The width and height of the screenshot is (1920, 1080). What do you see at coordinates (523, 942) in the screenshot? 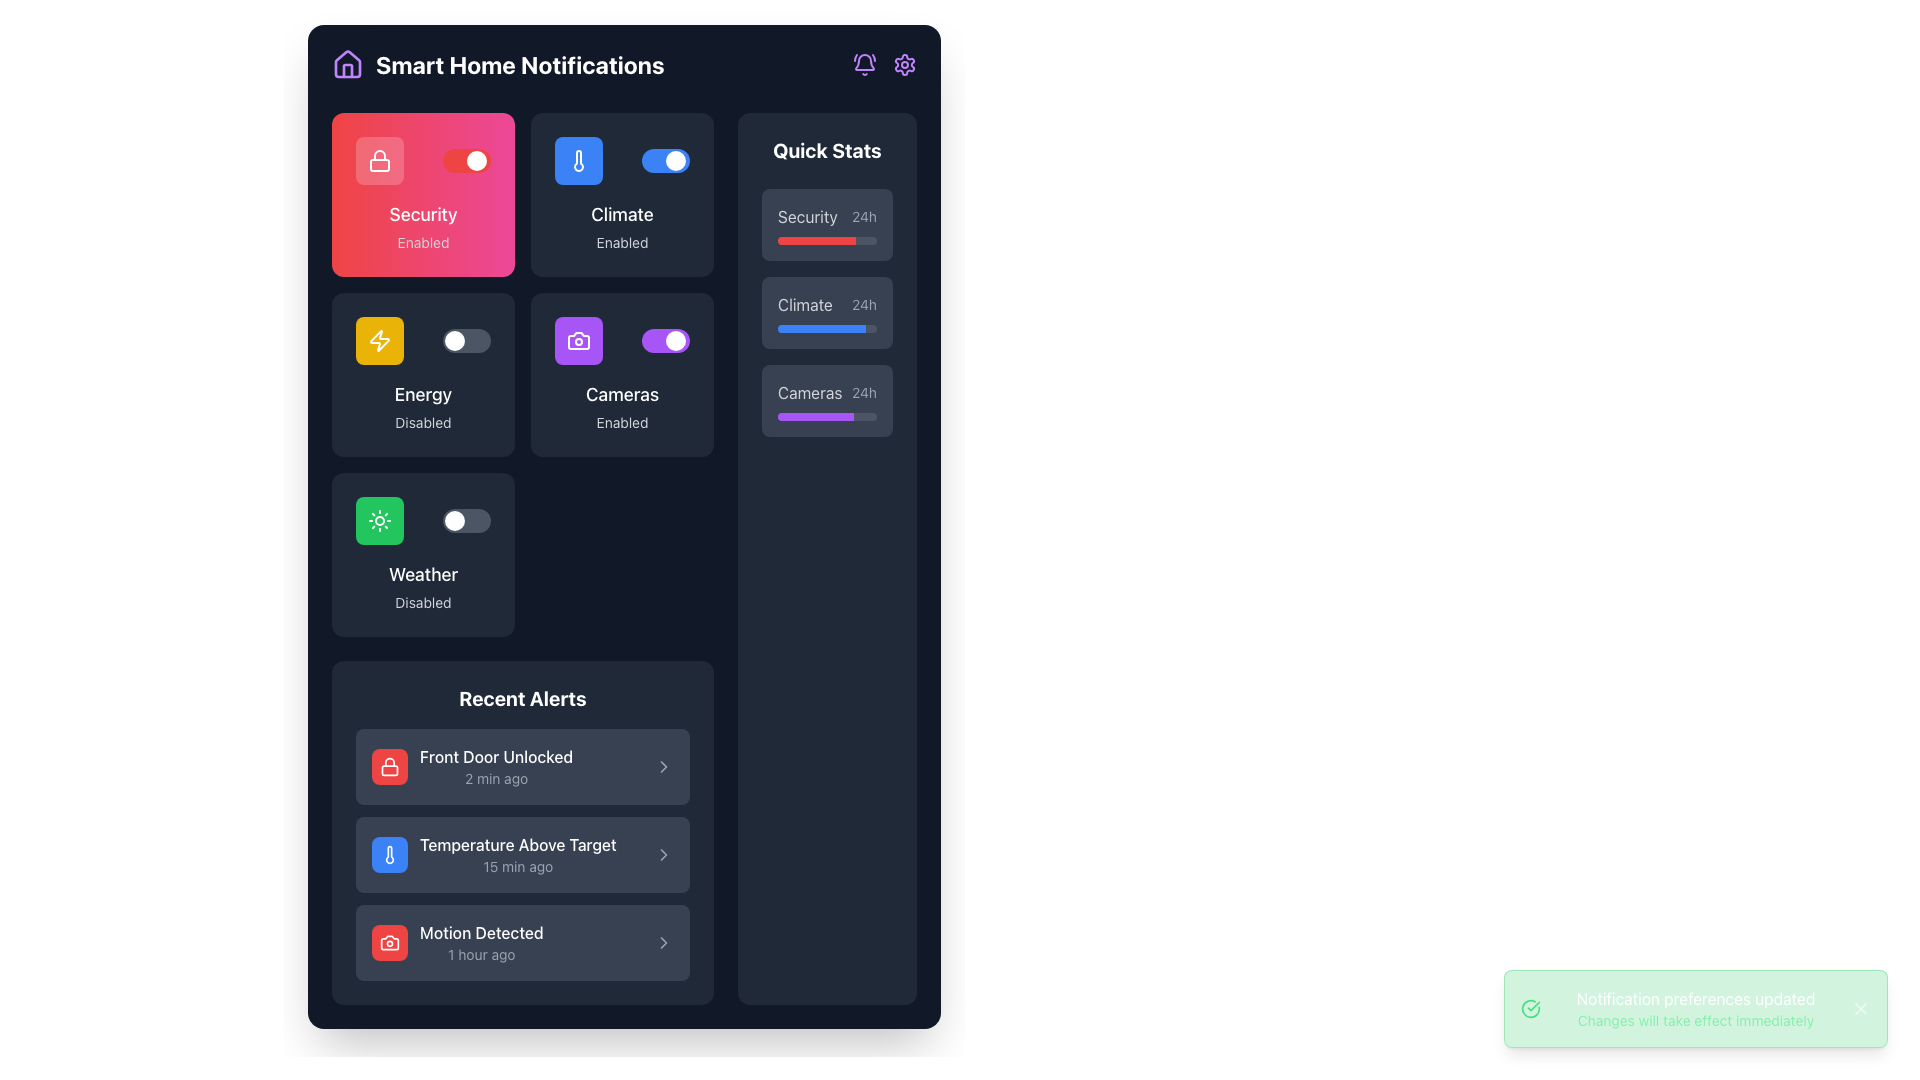
I see `the third notification block in the 'Recent Alerts' section` at bounding box center [523, 942].